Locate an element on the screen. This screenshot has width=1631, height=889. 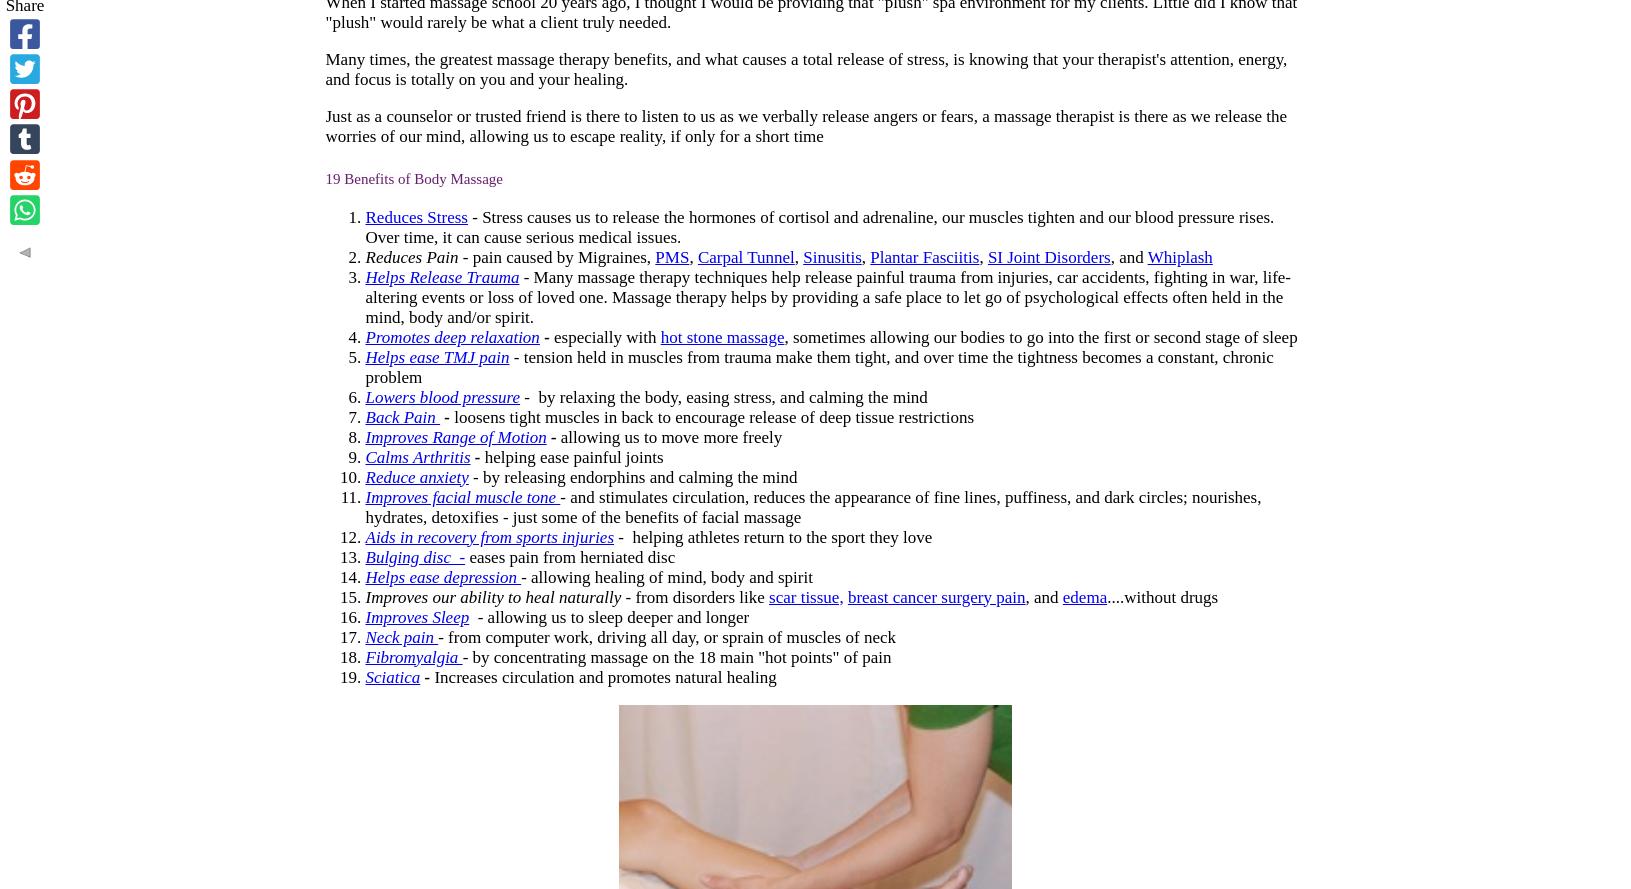
'pain caused by Migraines,' is located at coordinates (562, 256).